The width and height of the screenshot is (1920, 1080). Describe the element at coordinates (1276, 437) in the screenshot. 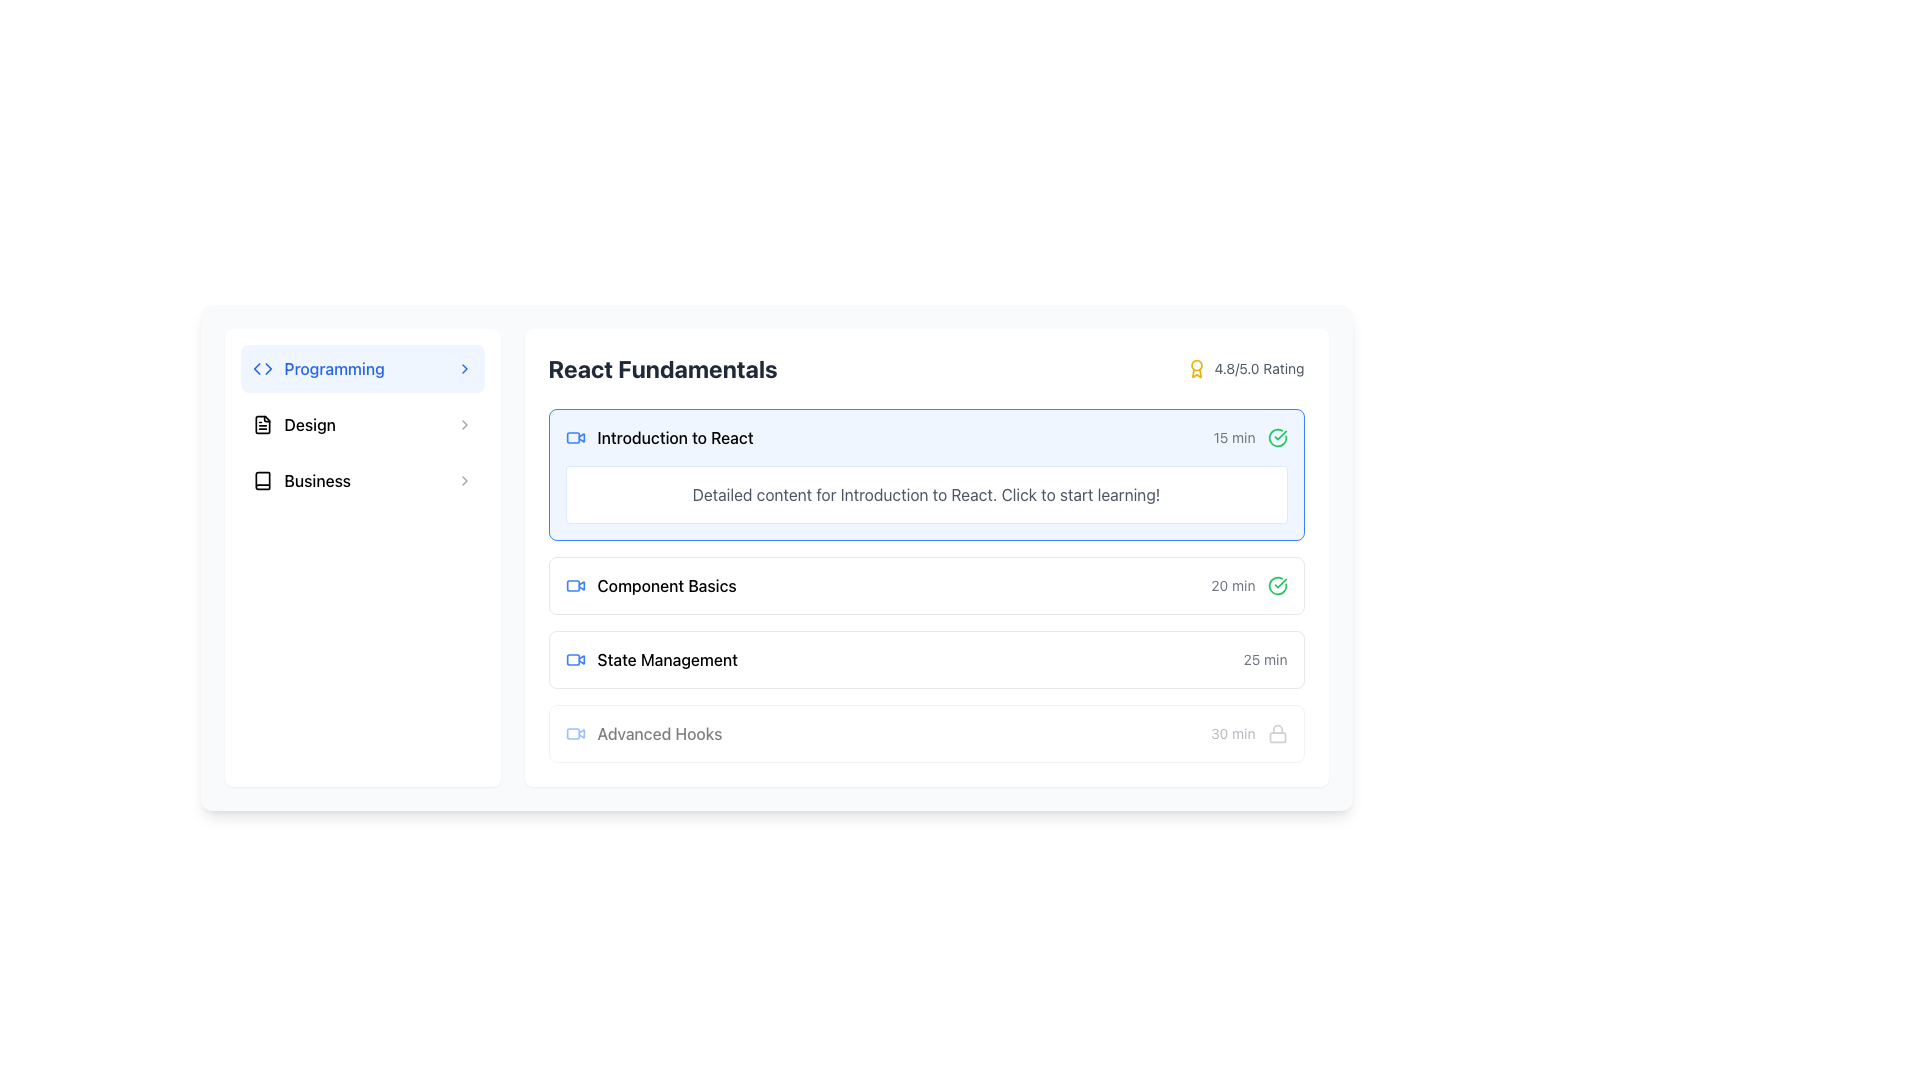

I see `the green circular check mark icon indicating completion, which is located to the far right of the '15 min' label in the same row as the course title 'Introduction to React'` at that location.